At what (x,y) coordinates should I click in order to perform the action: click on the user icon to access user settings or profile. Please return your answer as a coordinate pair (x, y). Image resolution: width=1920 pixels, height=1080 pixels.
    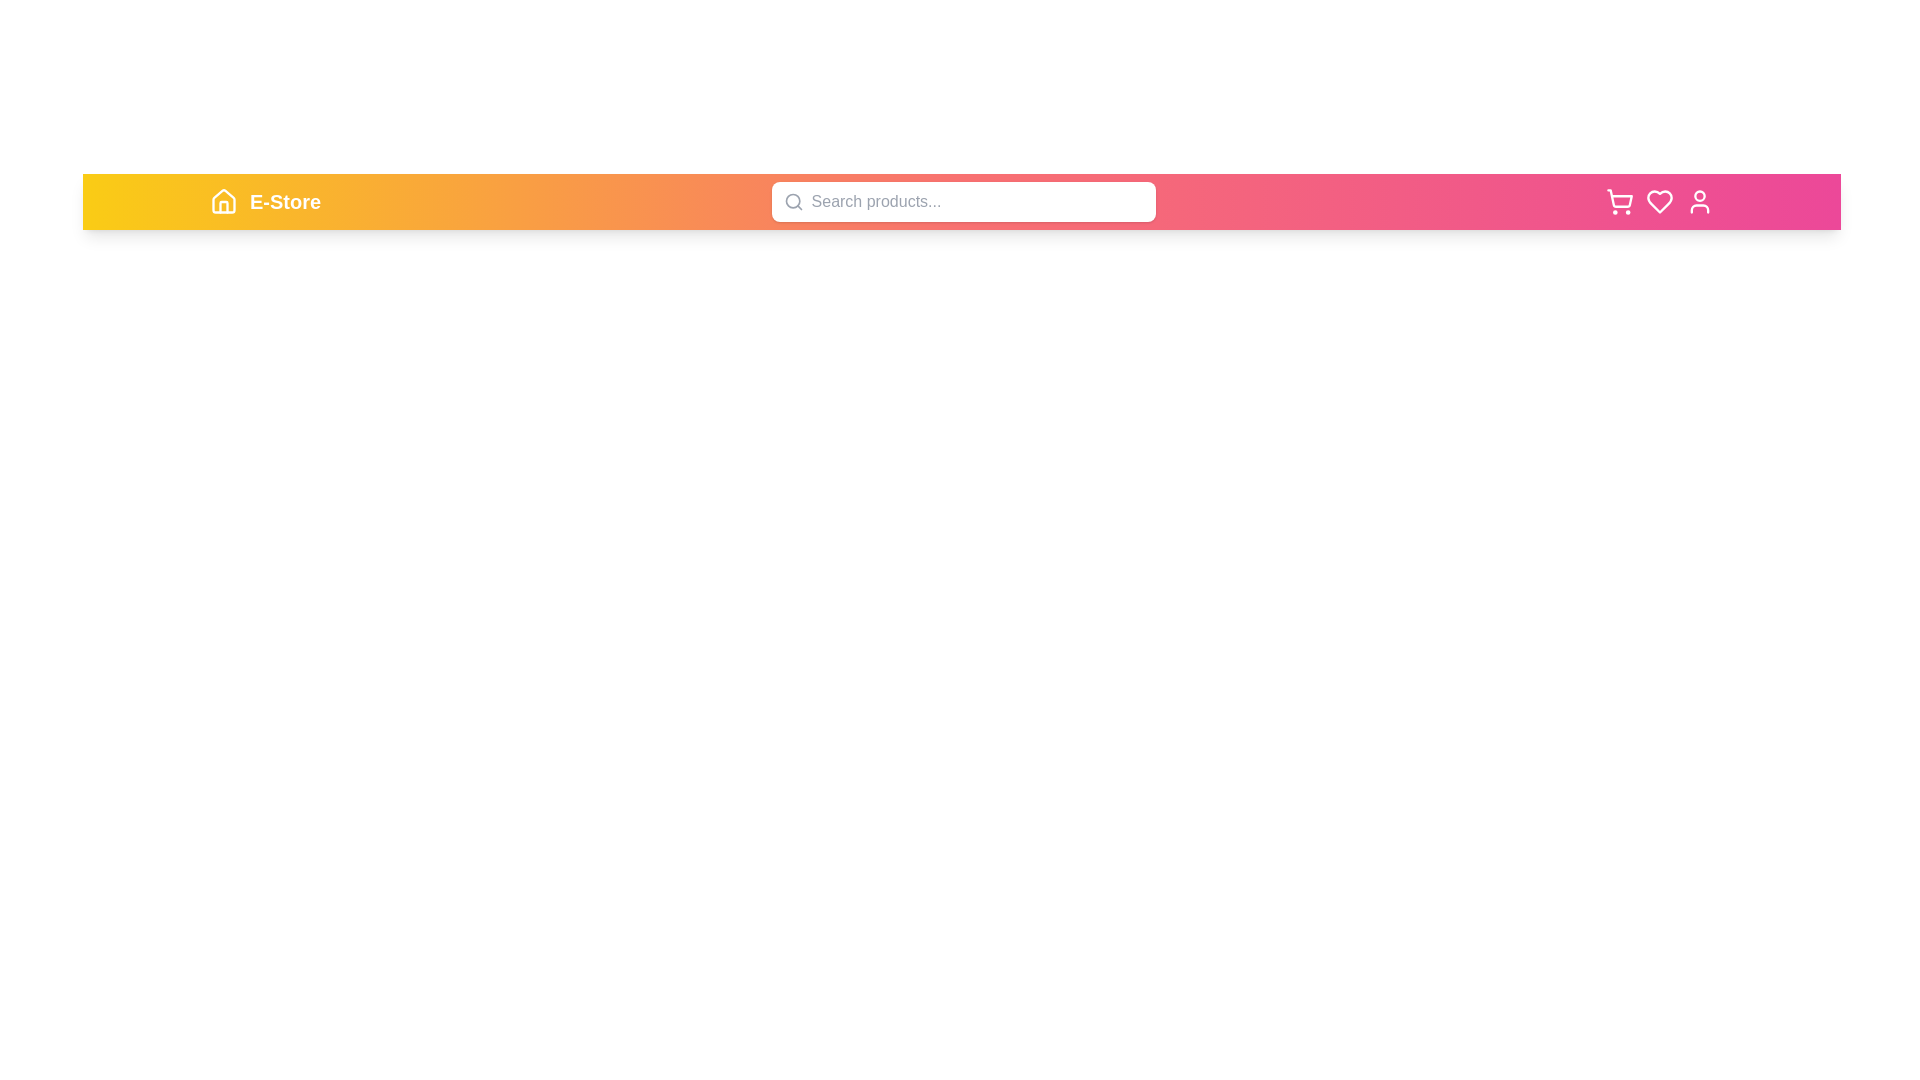
    Looking at the image, I should click on (1698, 201).